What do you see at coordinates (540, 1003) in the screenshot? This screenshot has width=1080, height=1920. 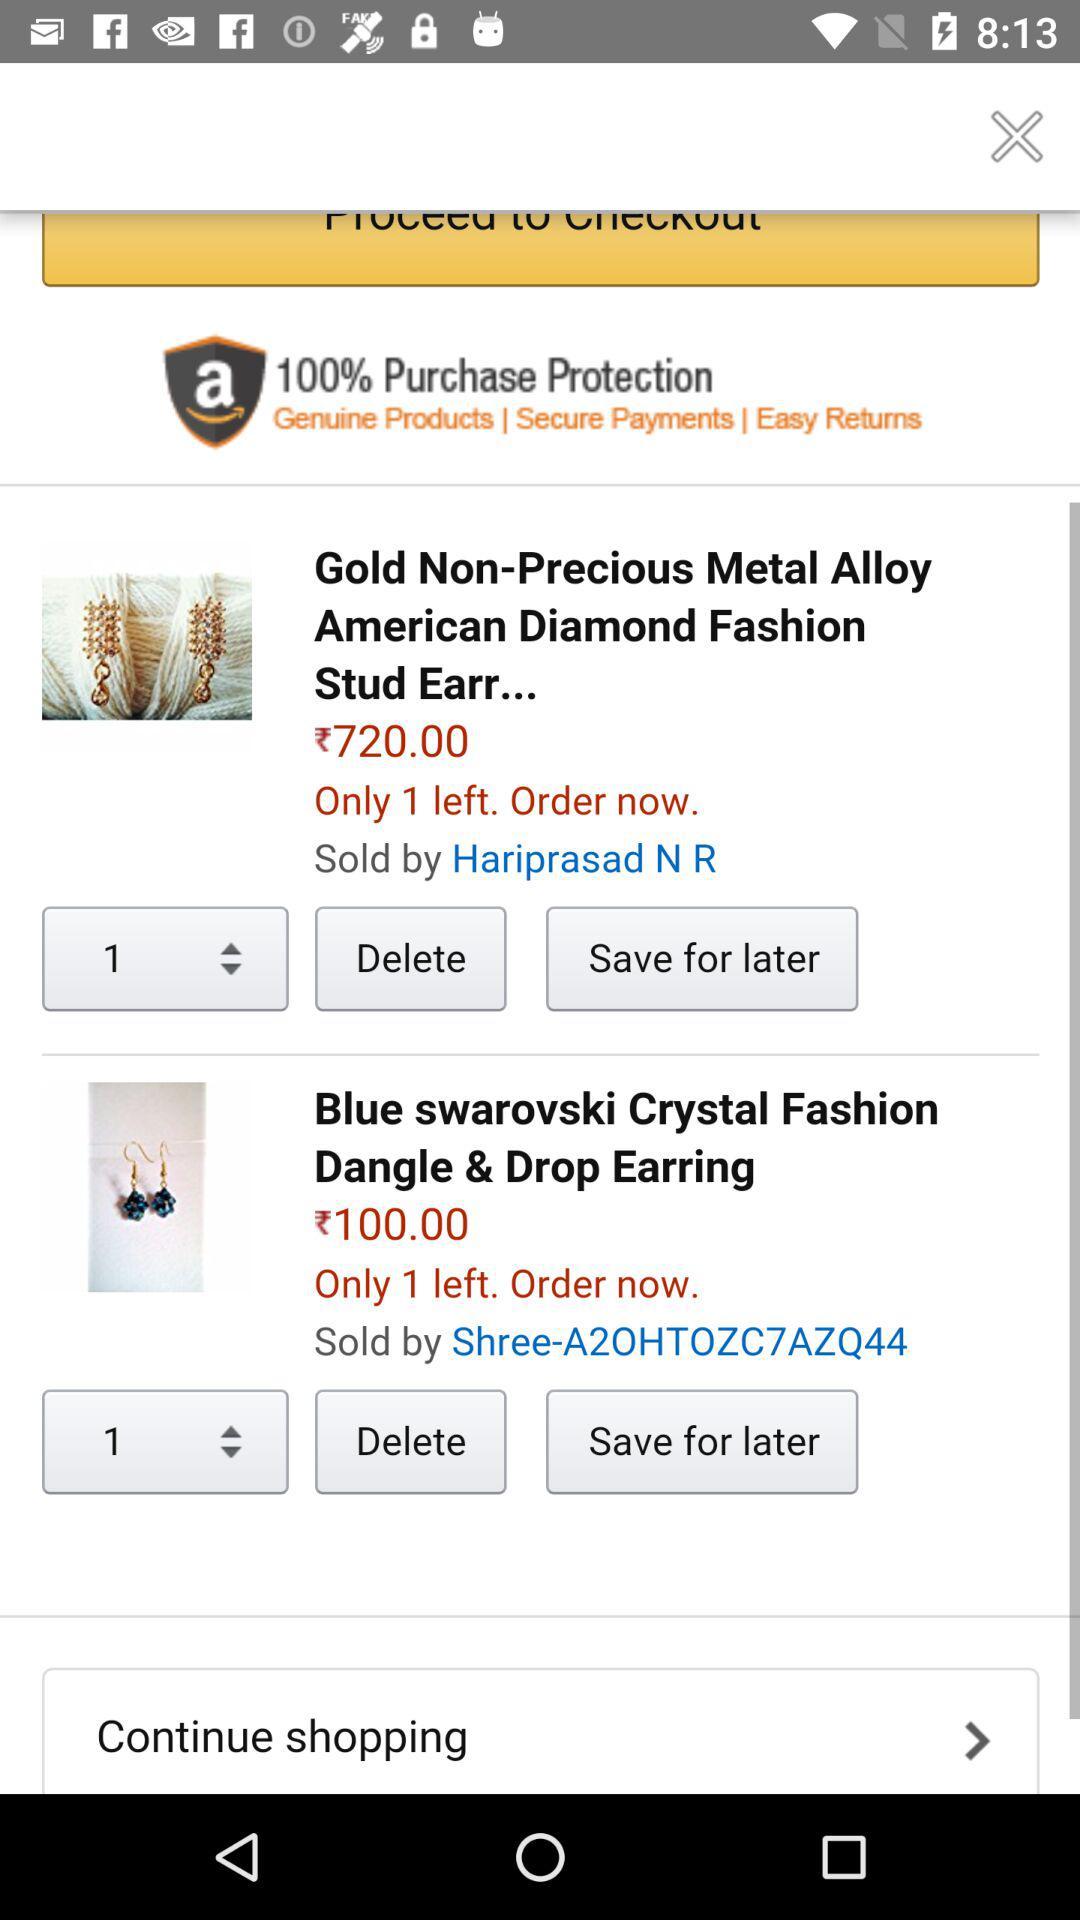 I see `description` at bounding box center [540, 1003].